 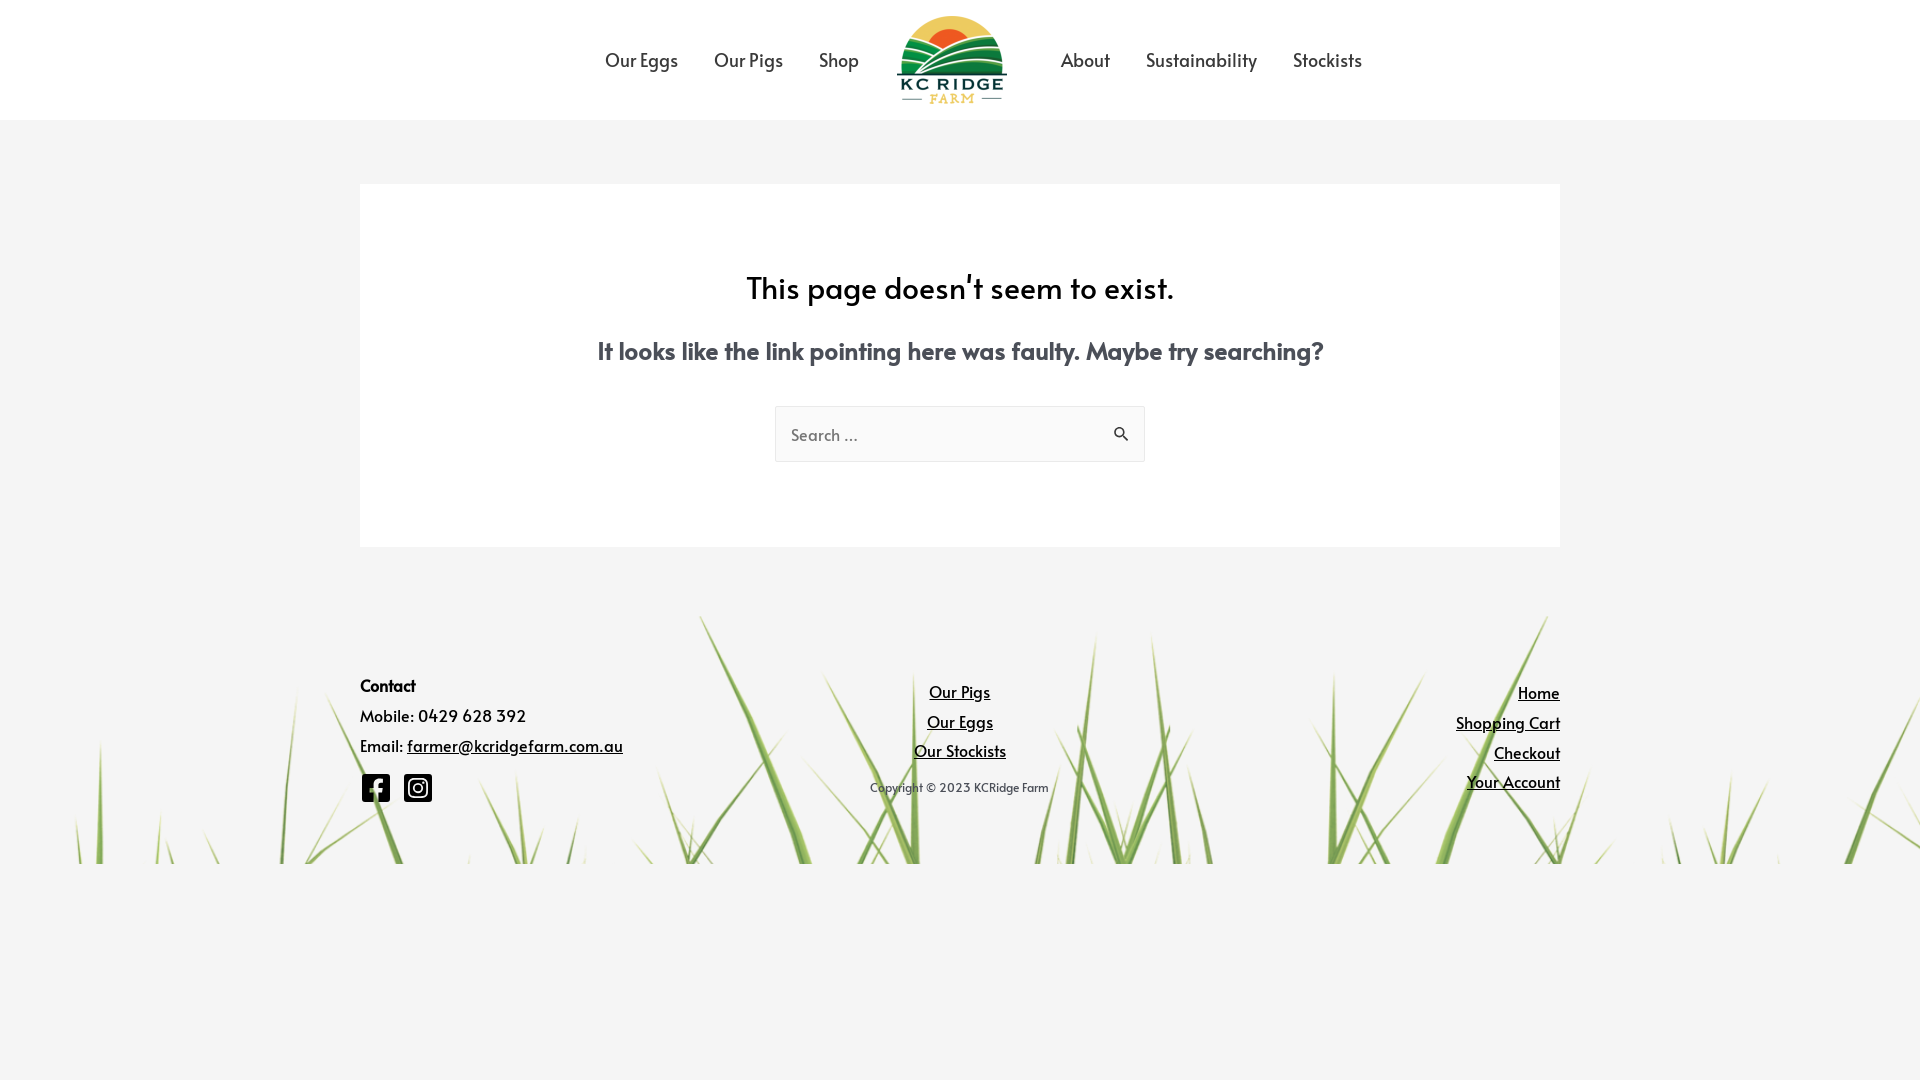 What do you see at coordinates (1507, 721) in the screenshot?
I see `'Shopping Cart'` at bounding box center [1507, 721].